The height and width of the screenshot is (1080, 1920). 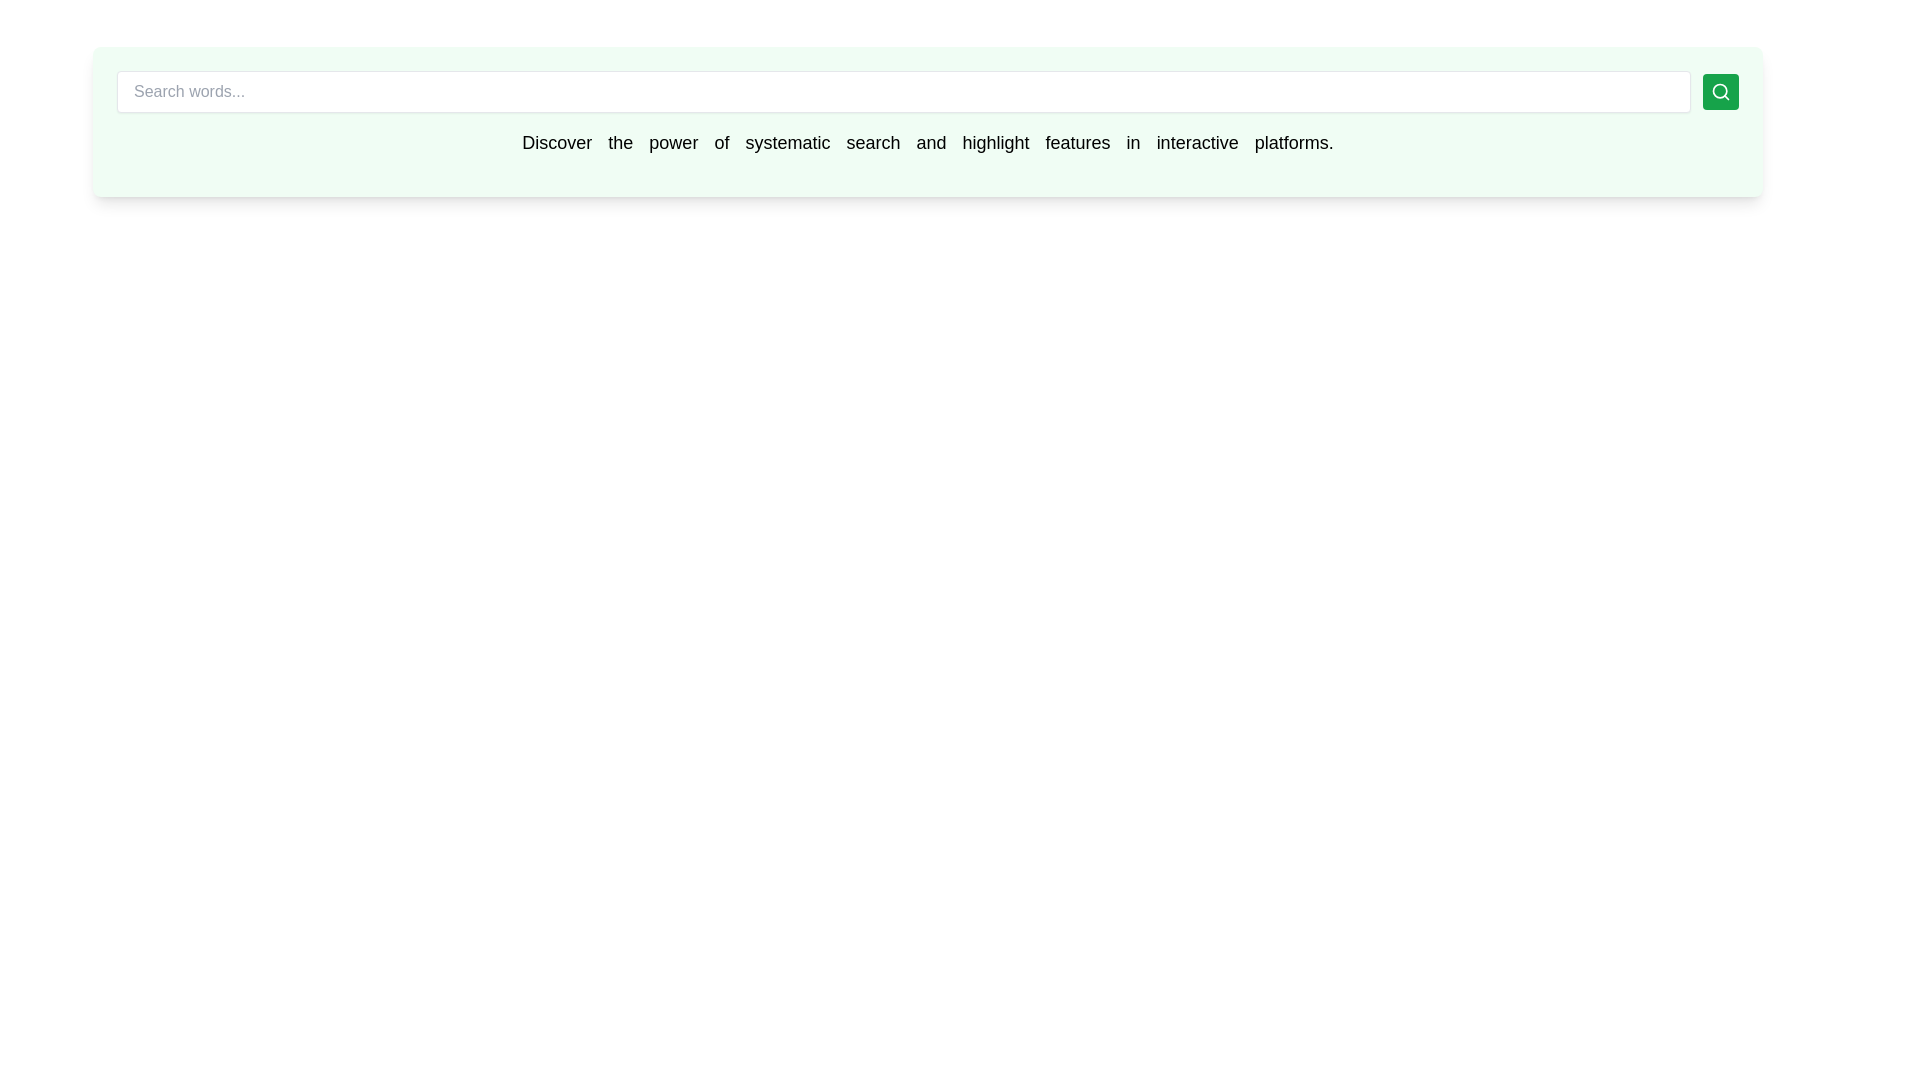 What do you see at coordinates (1720, 92) in the screenshot?
I see `the search icon, represented as a magnifying glass symbol, which is centered within a circular green button at the right end of a search input bar, to provide visual feedback` at bounding box center [1720, 92].